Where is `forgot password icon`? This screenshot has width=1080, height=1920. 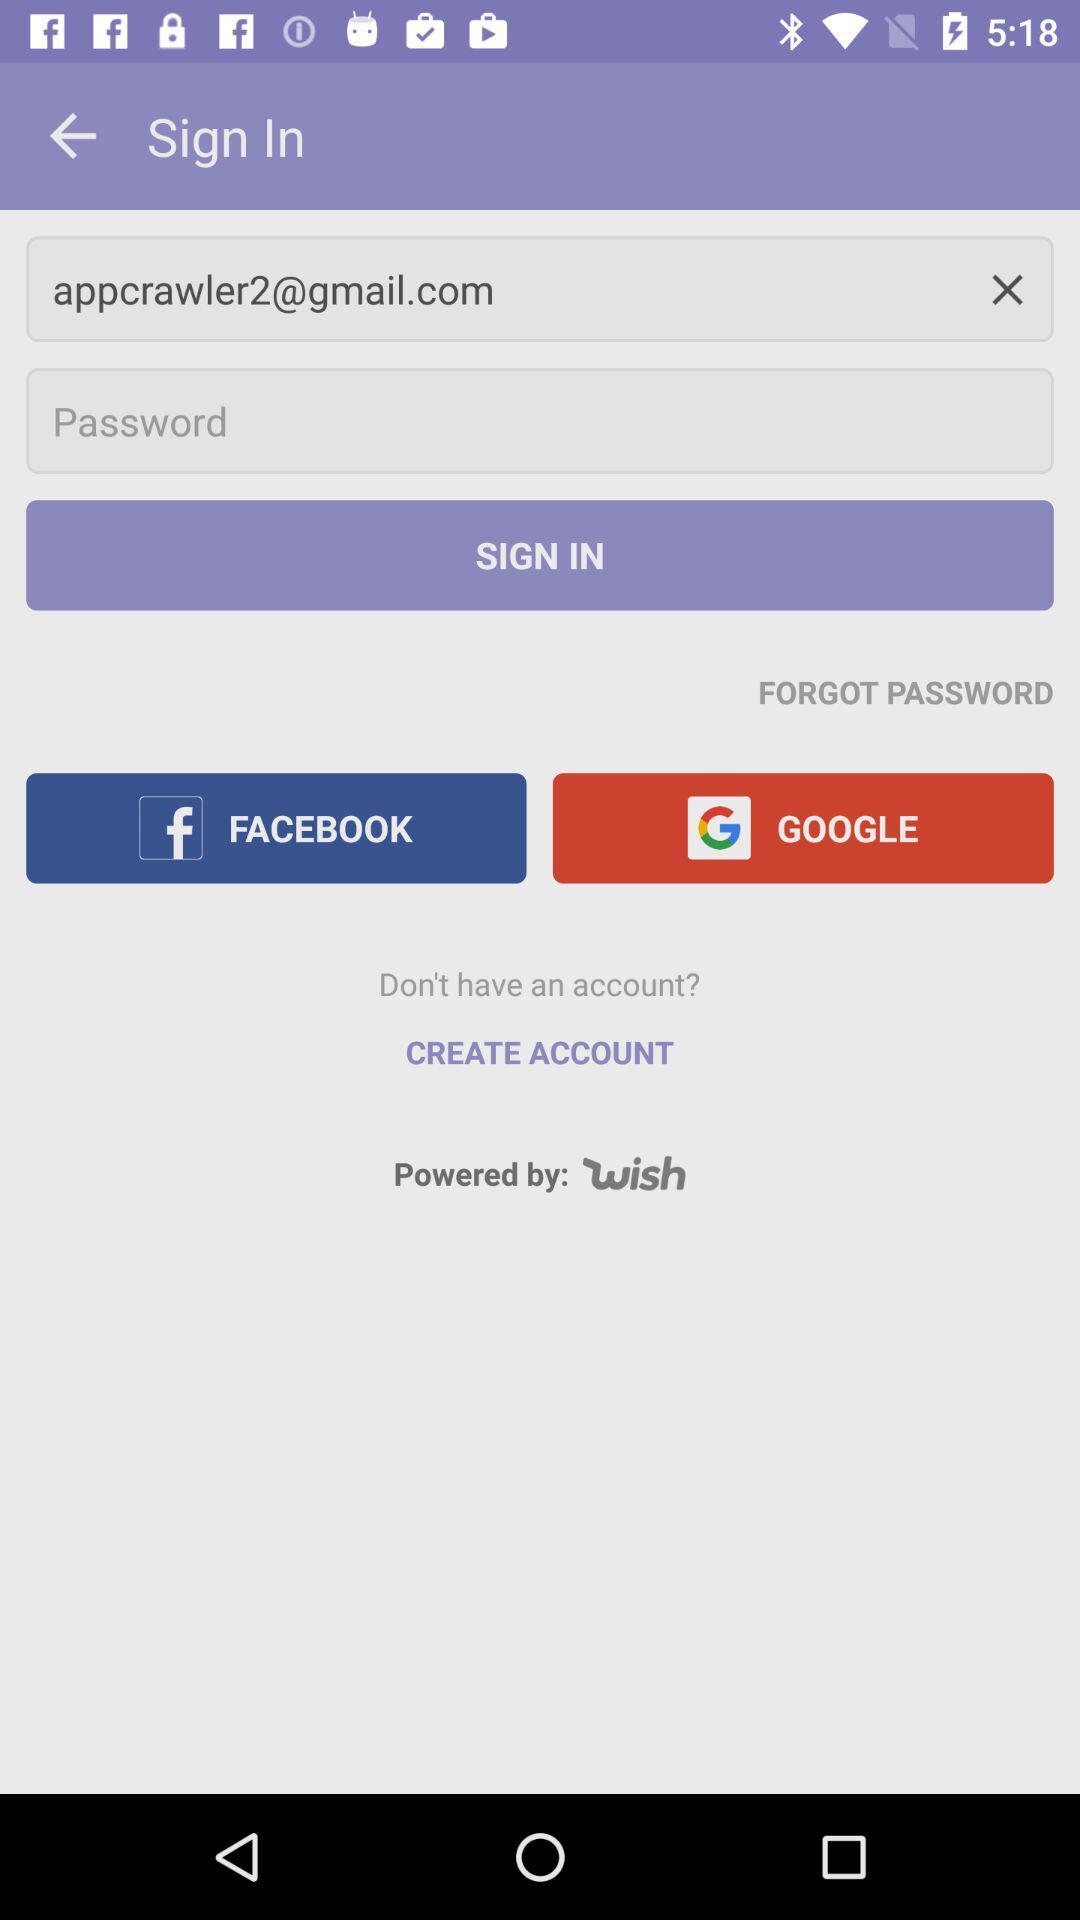
forgot password icon is located at coordinates (906, 691).